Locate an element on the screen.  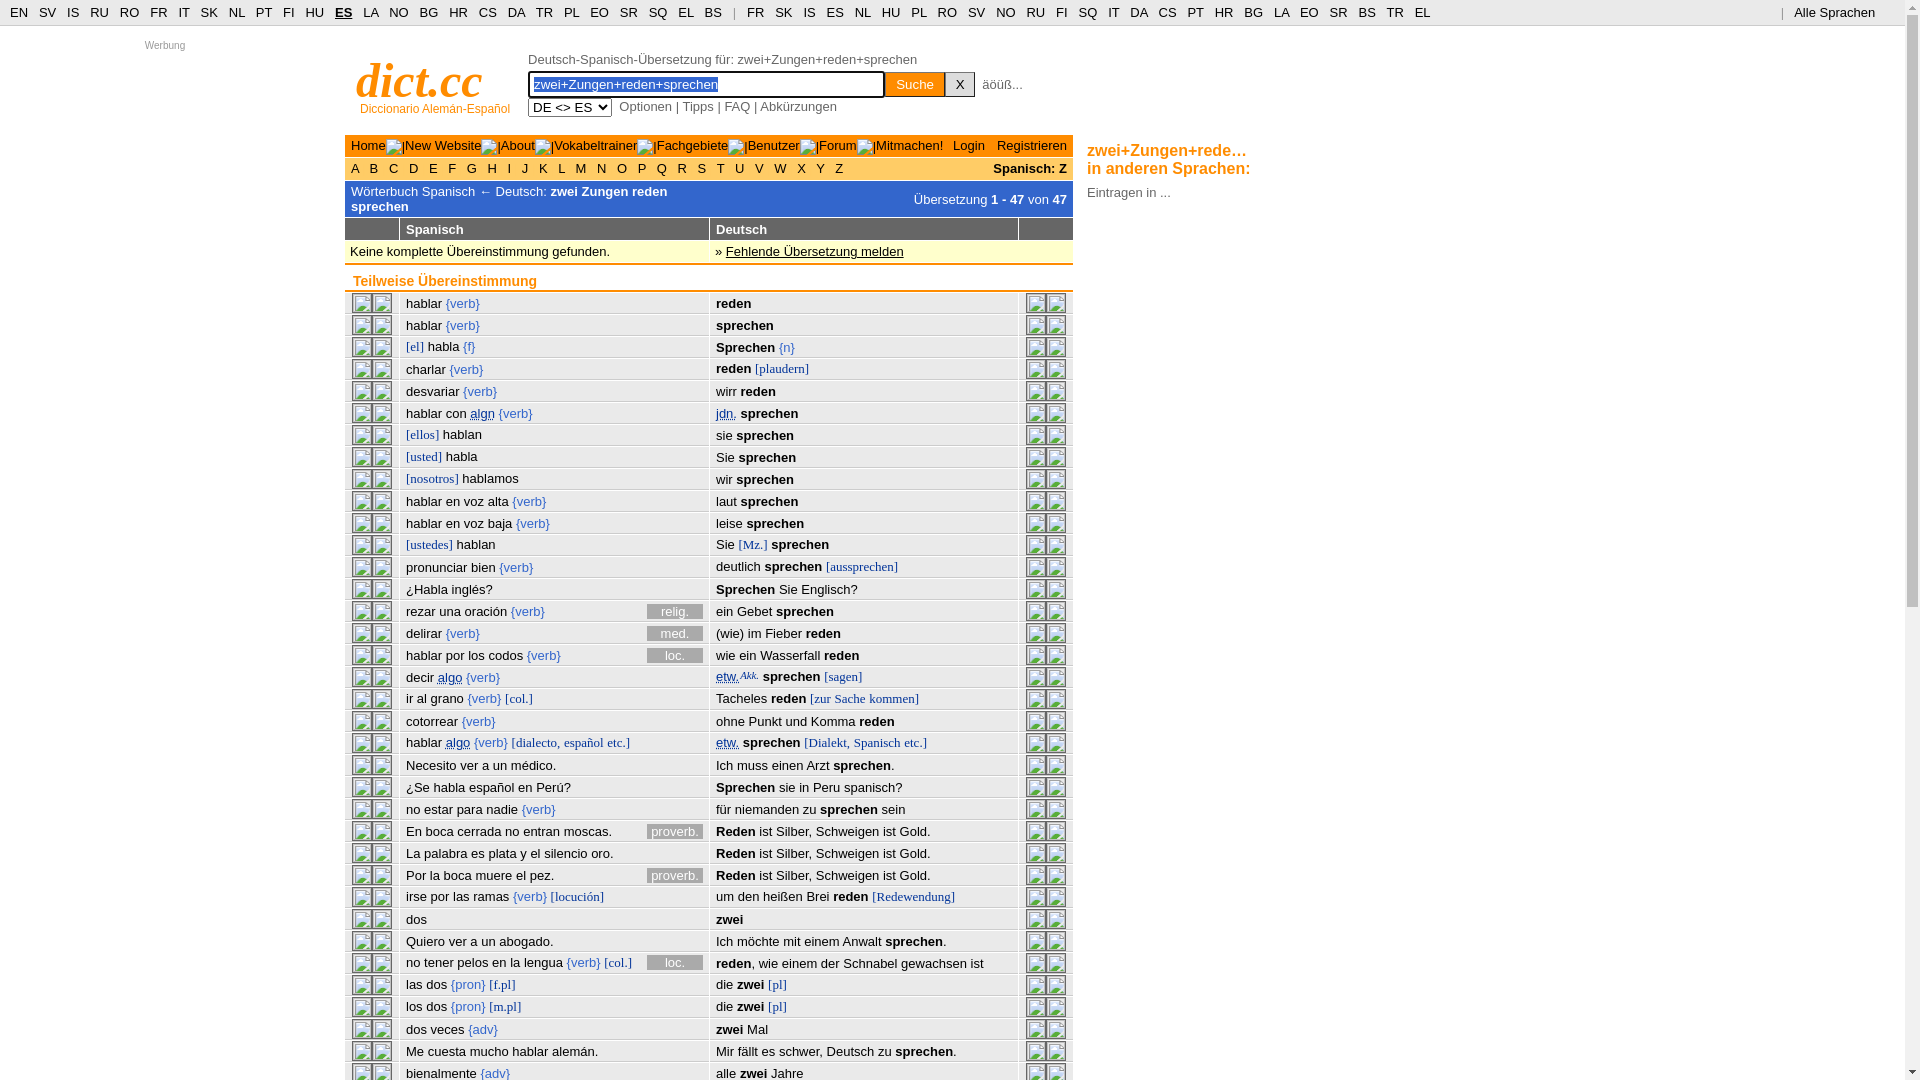
'R' is located at coordinates (682, 167).